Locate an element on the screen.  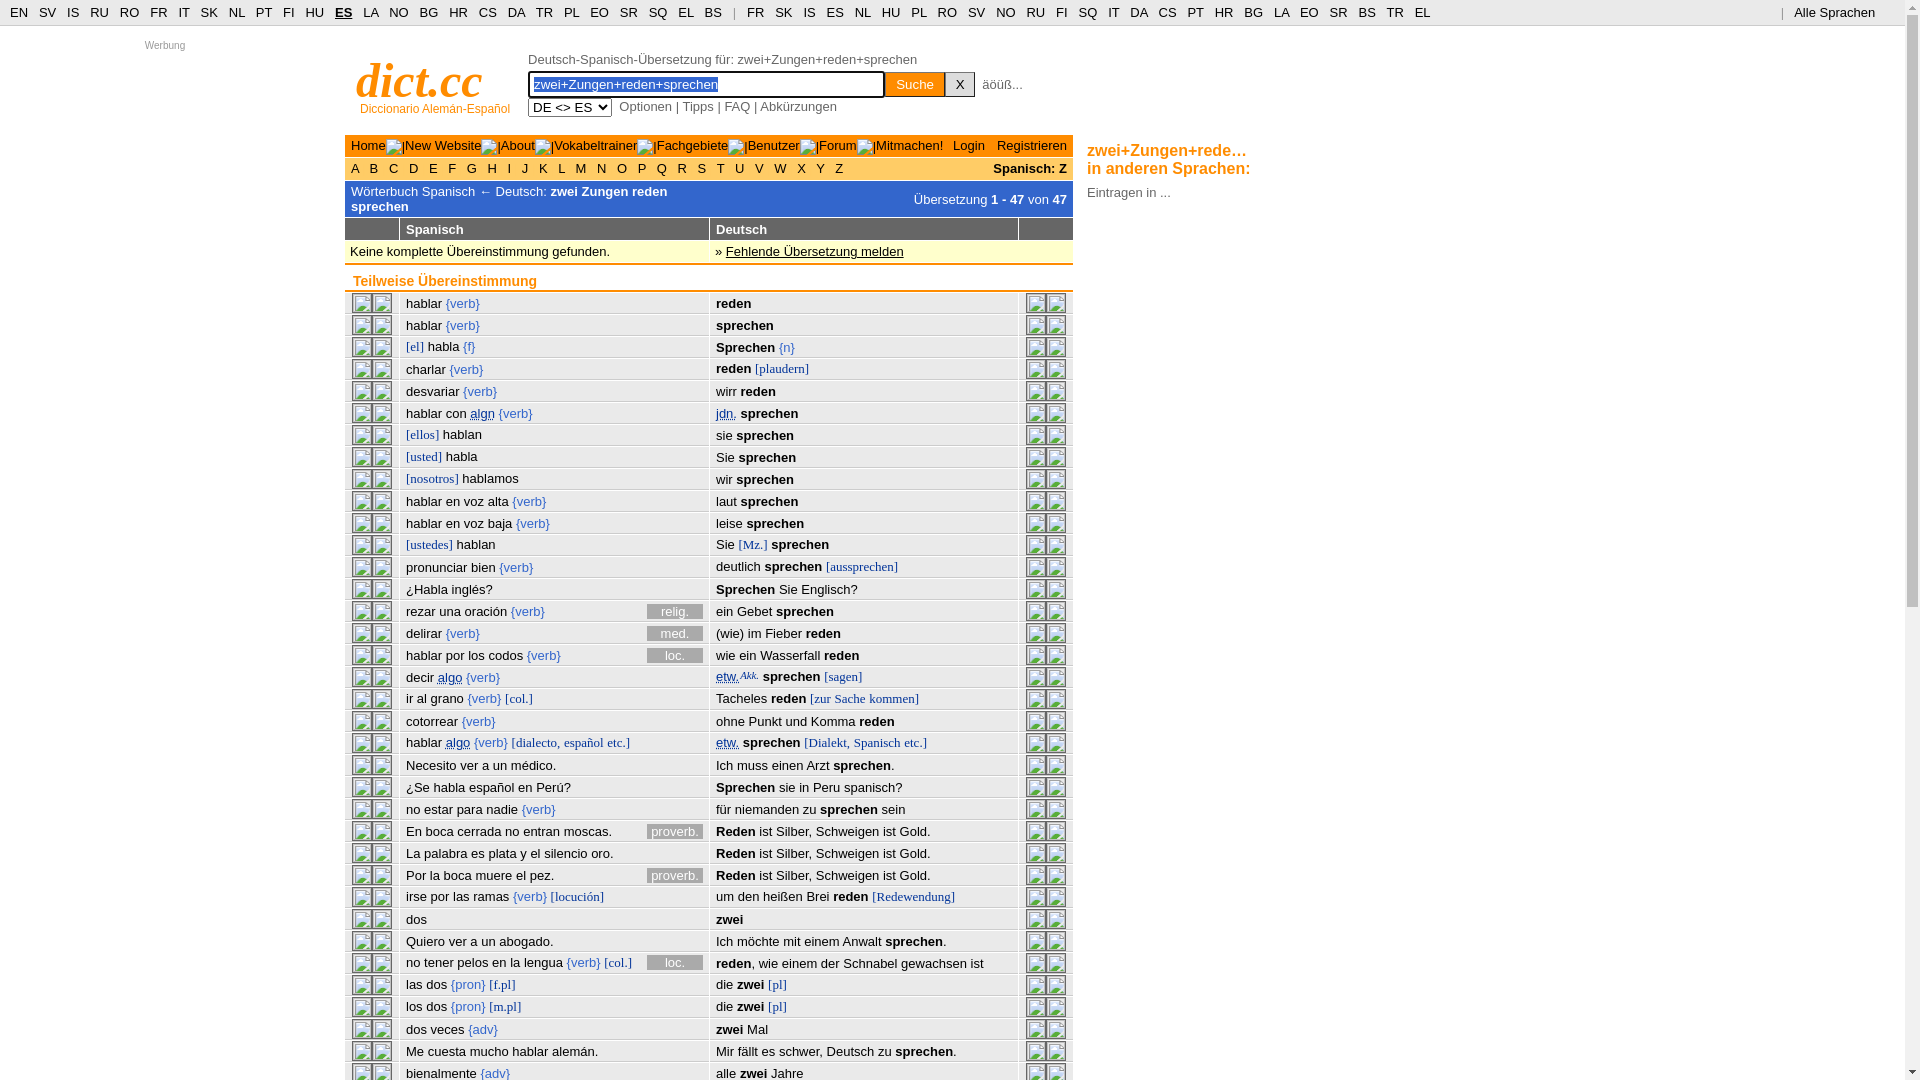
'R' is located at coordinates (682, 167).